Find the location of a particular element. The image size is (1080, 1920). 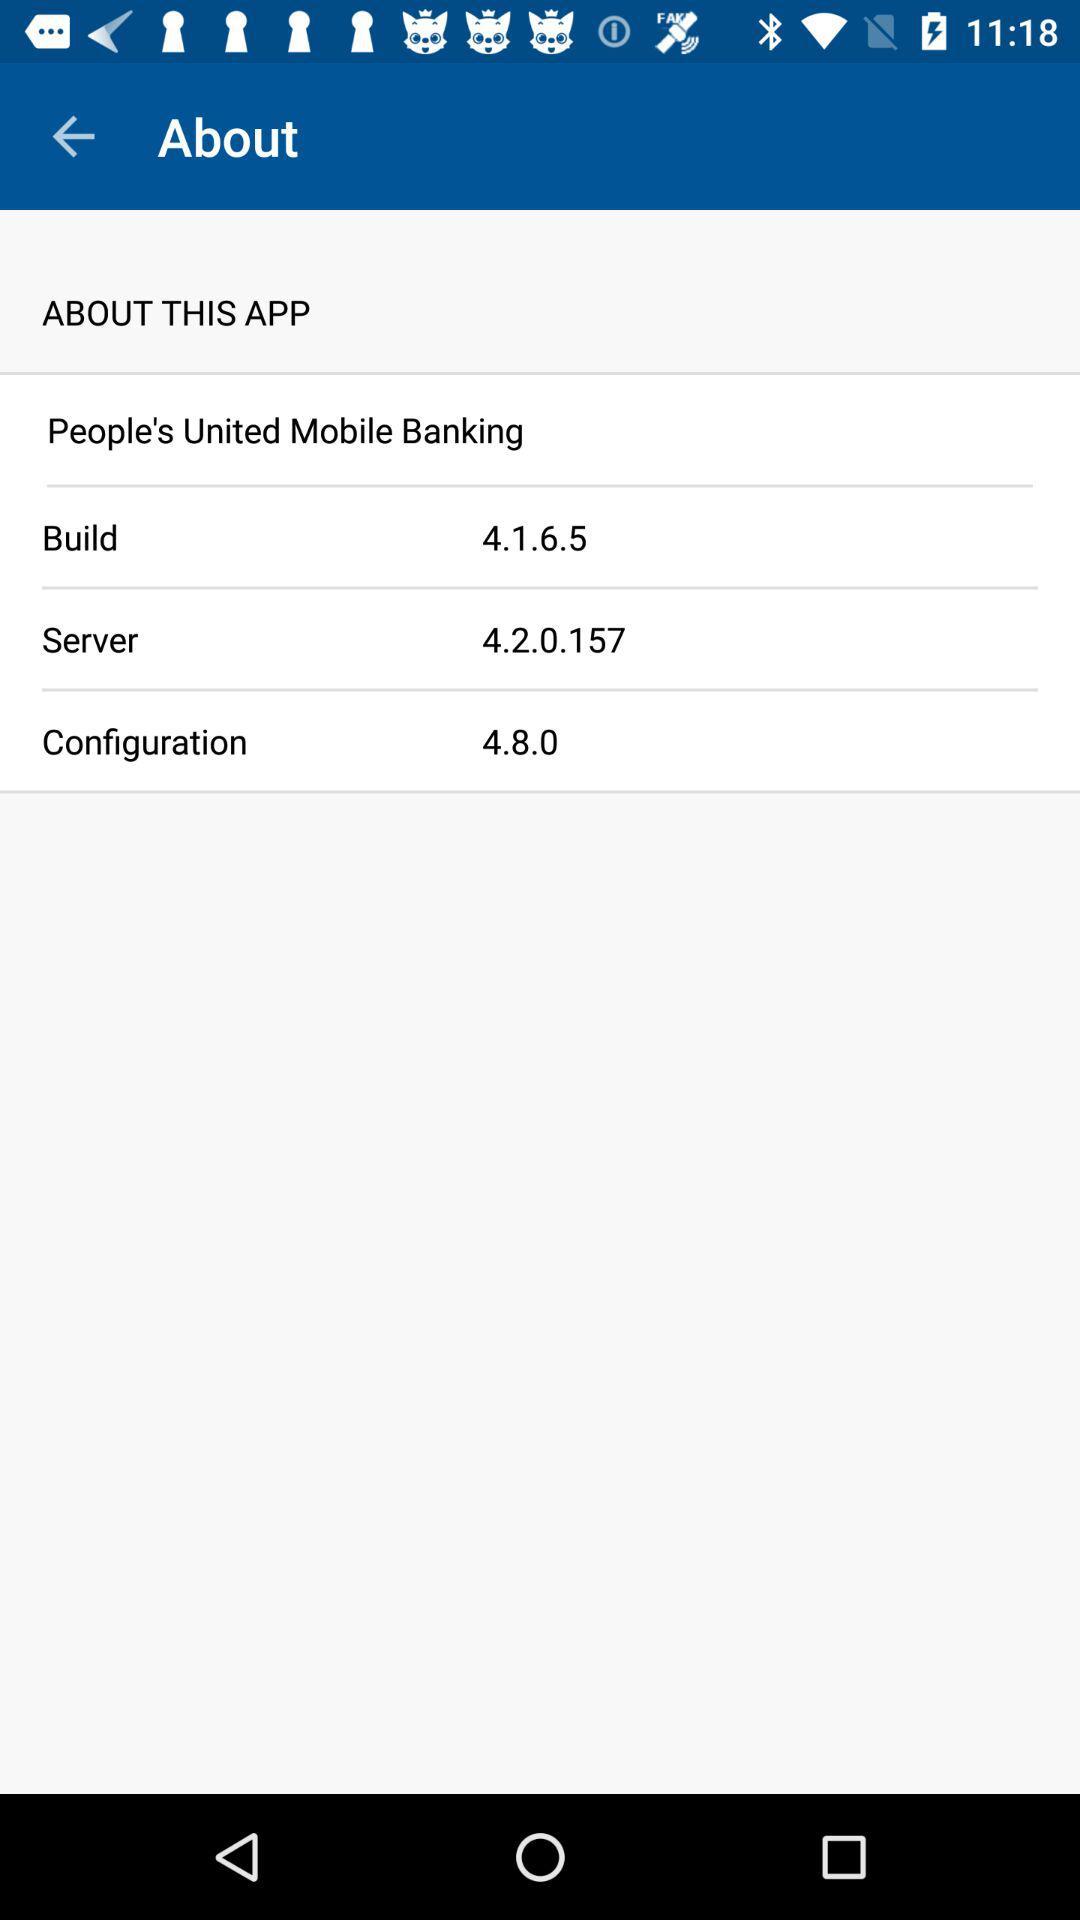

the about this app is located at coordinates (540, 290).